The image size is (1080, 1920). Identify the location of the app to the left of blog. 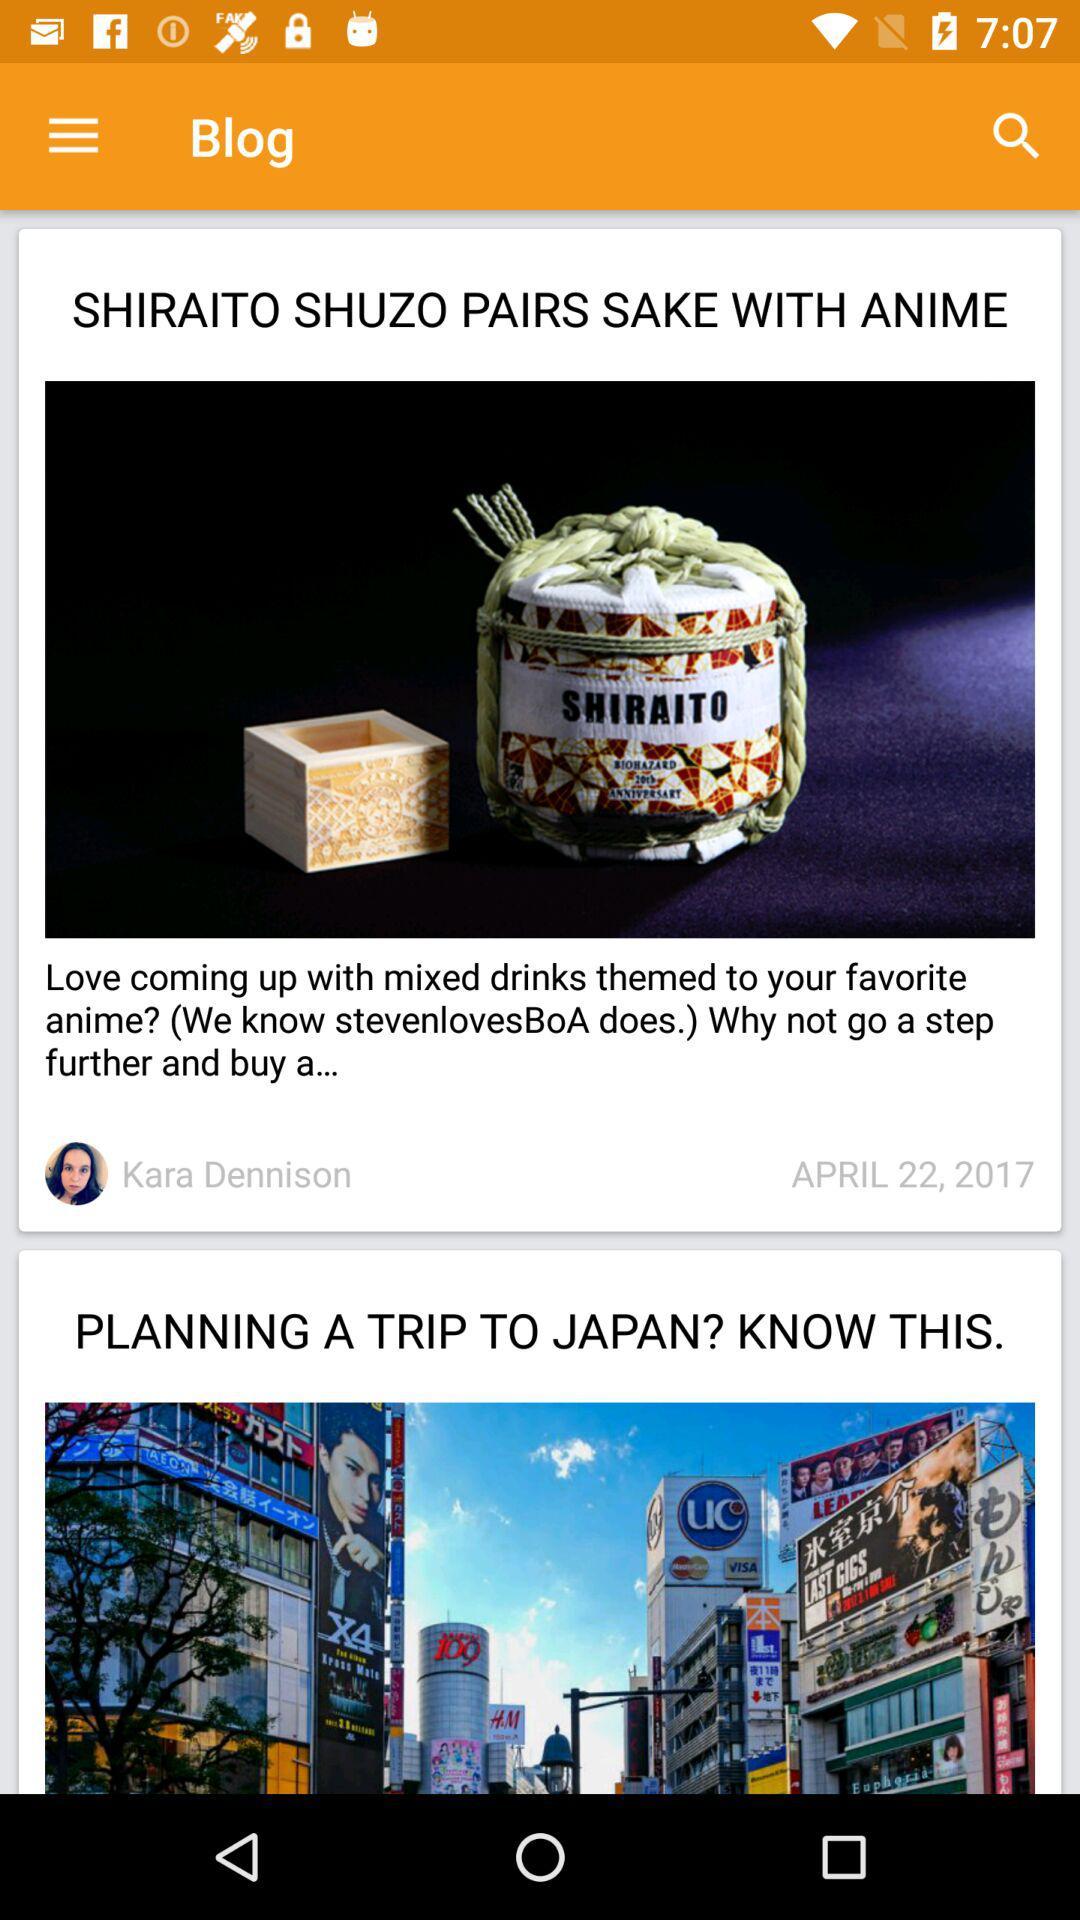
(72, 135).